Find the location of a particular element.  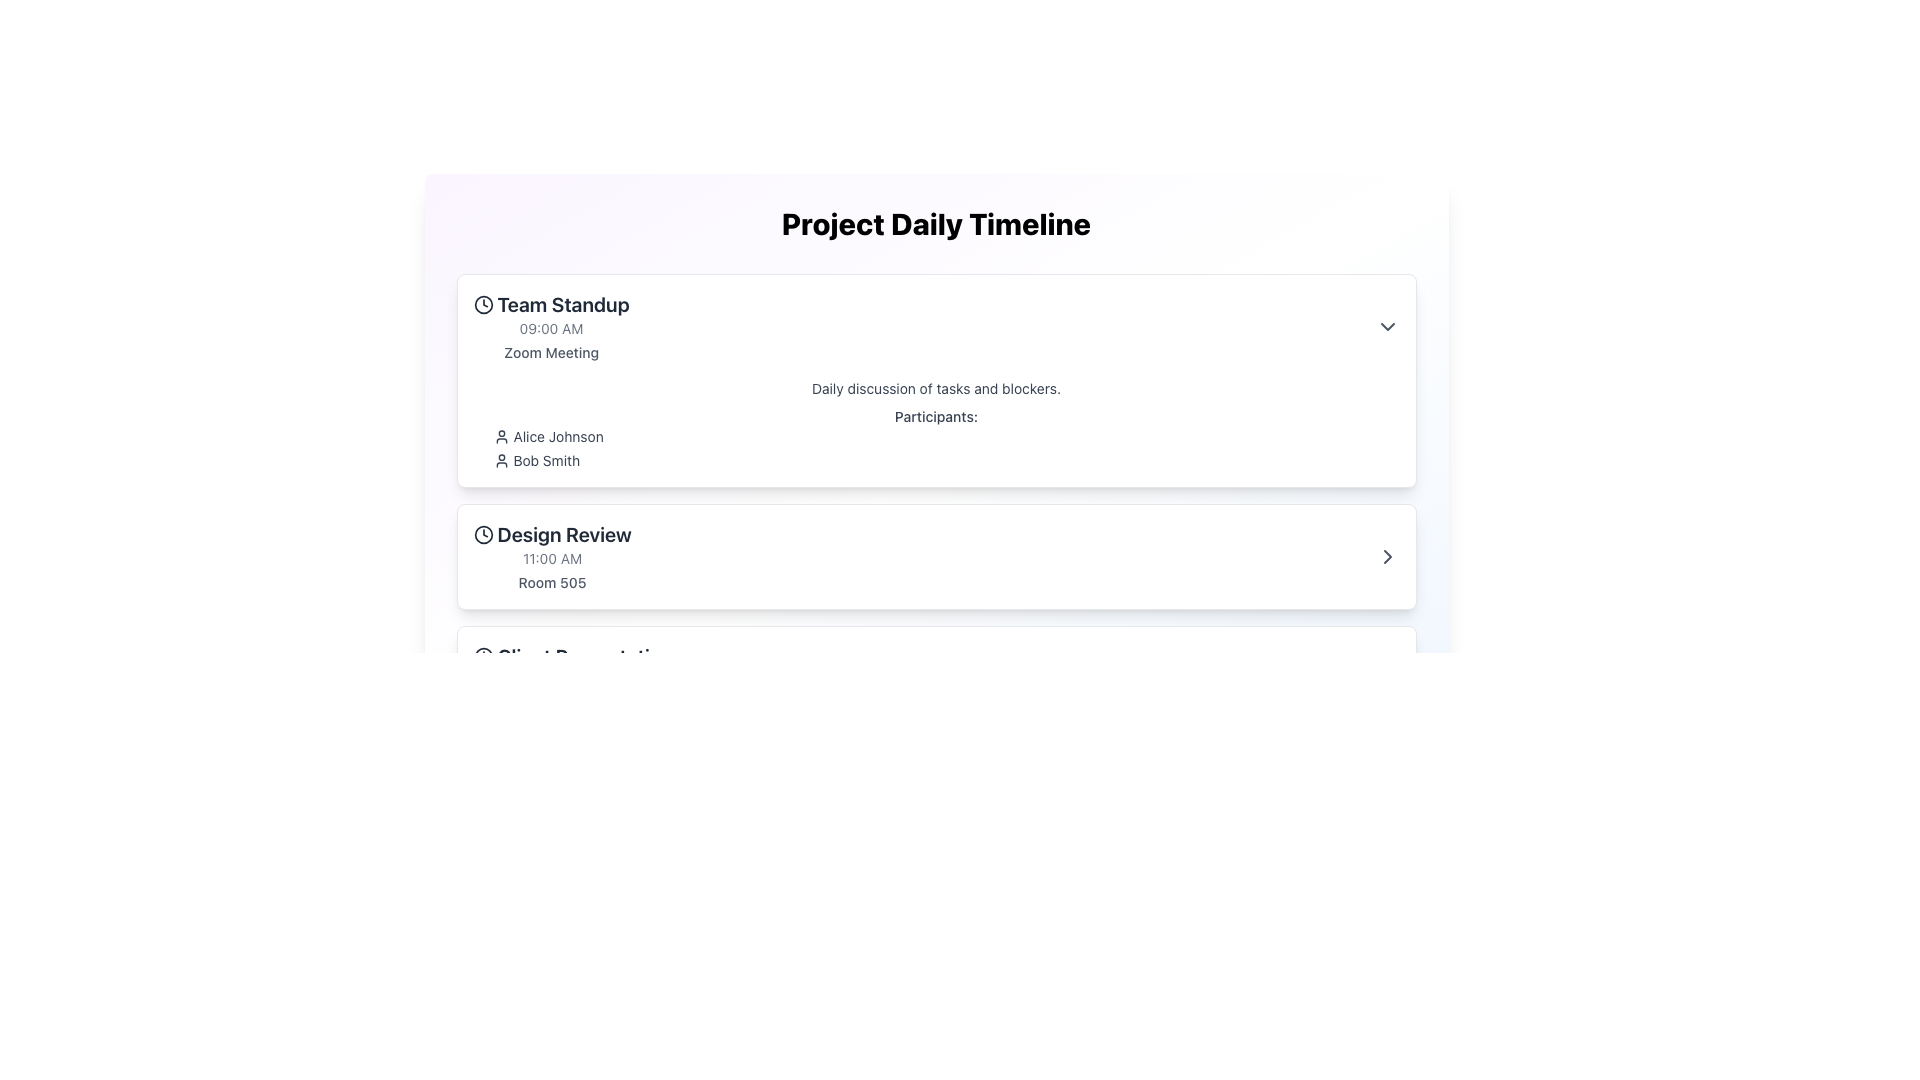

the chevron button located at the bottom right corner of the 'Design Review' event entry is located at coordinates (1386, 556).